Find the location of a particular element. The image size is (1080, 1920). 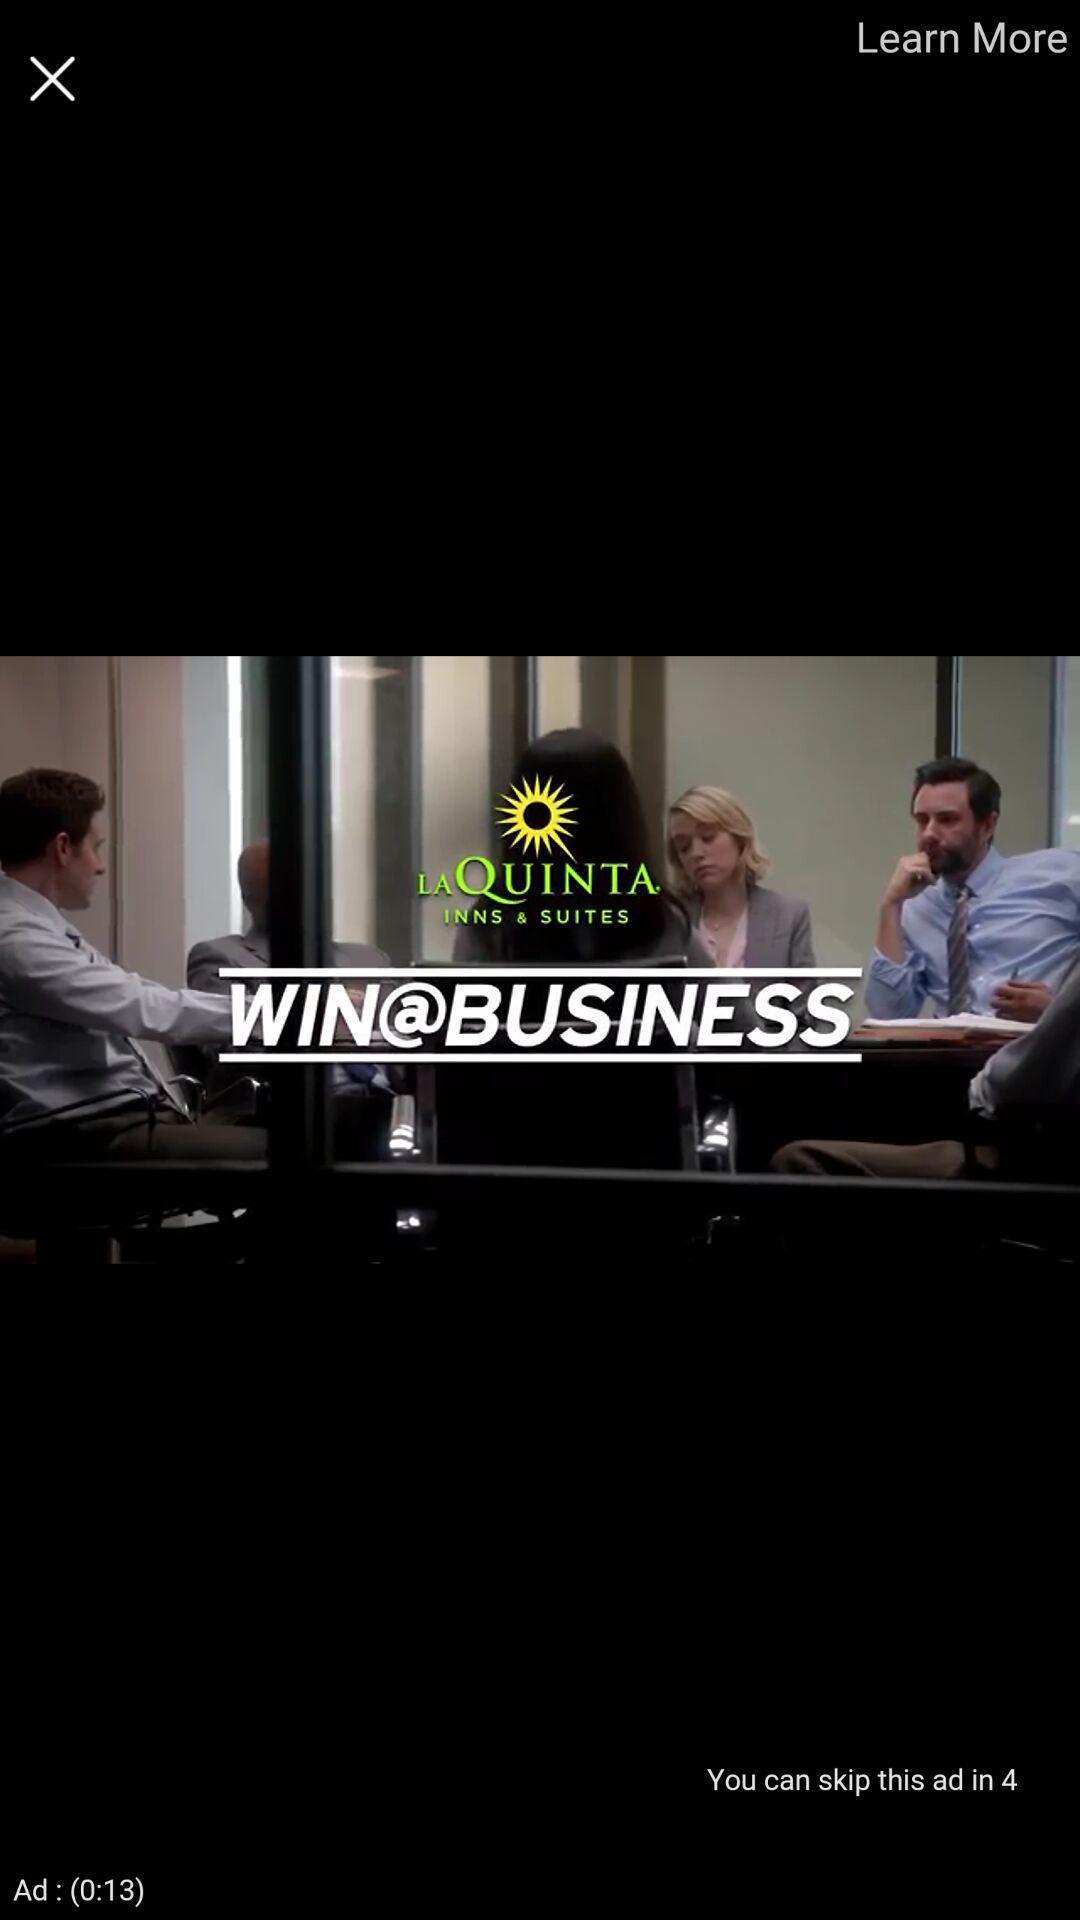

kfvs12 local news is located at coordinates (51, 78).